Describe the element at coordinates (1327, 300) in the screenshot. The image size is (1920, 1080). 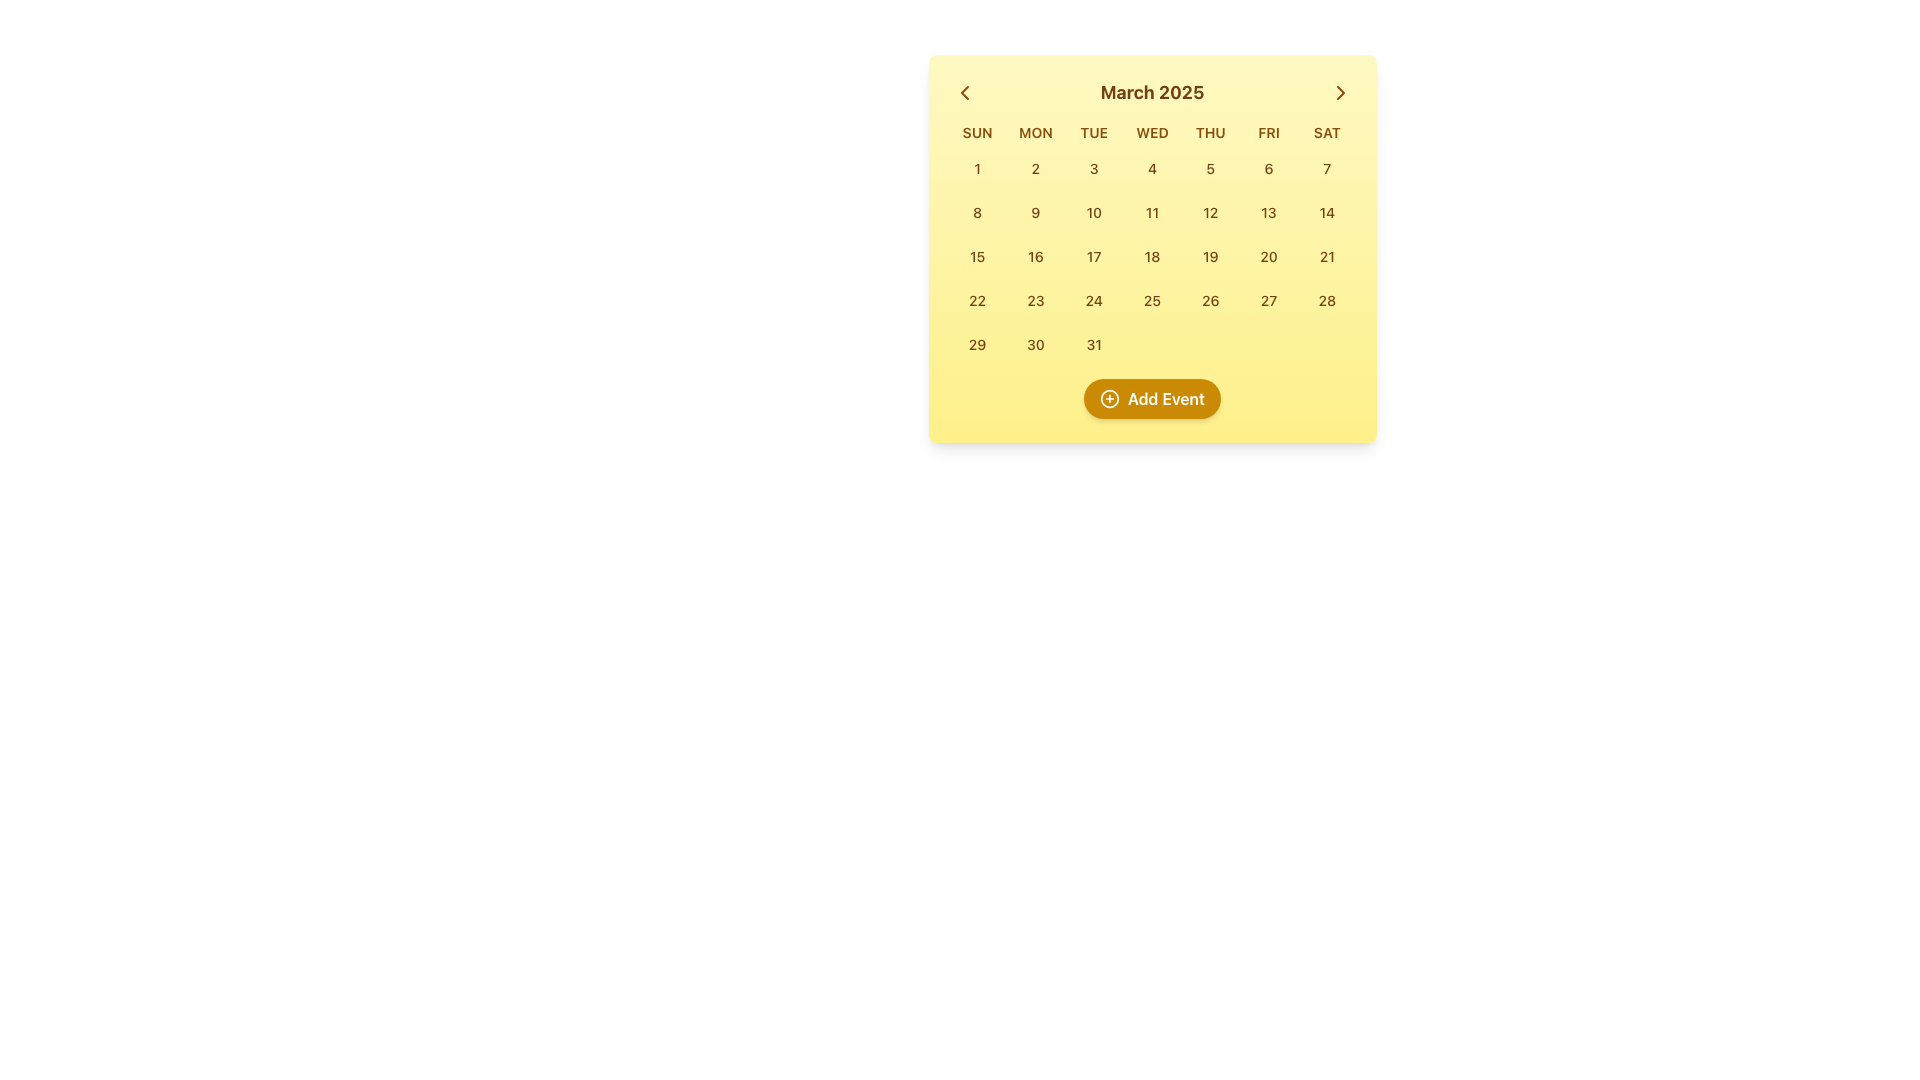
I see `the text label representing '28th of March 2025' in the calendar view to identify the date for scheduling or viewing events` at that location.